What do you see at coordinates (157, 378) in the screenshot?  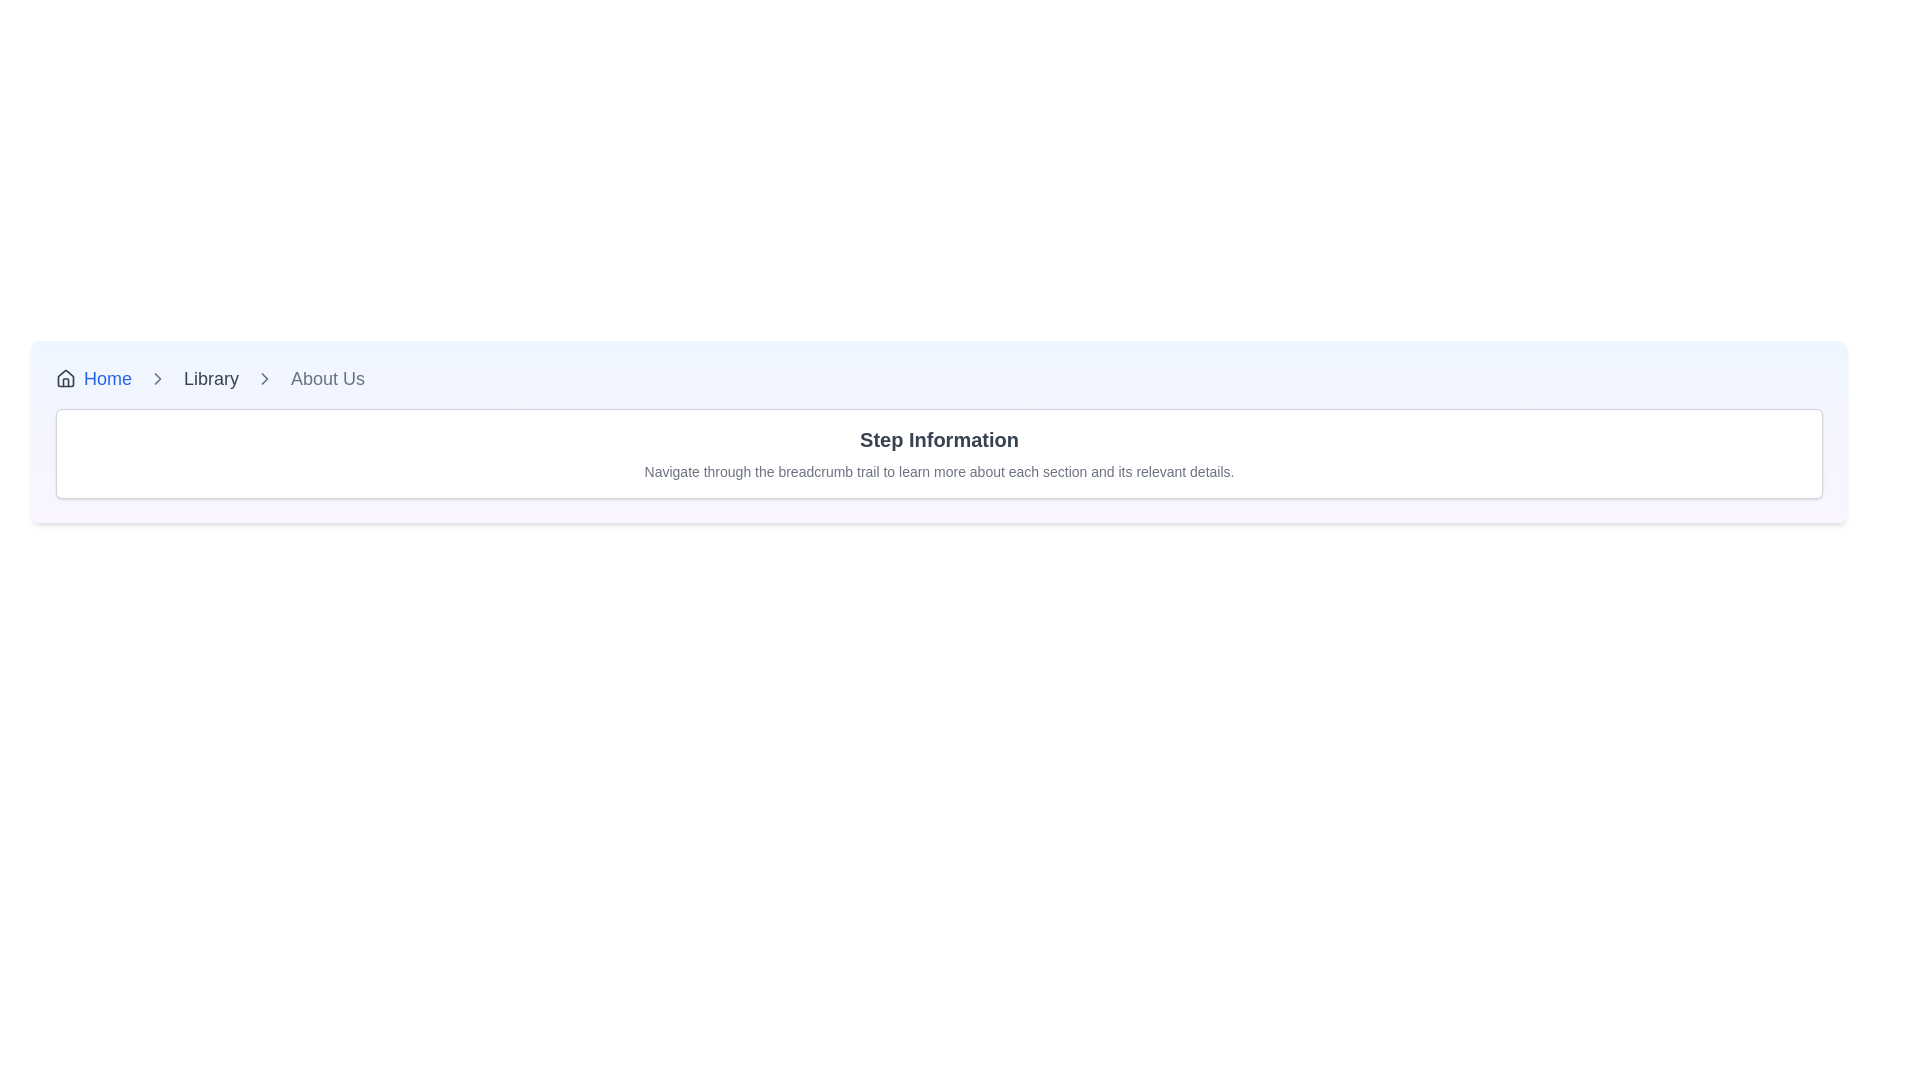 I see `the second chevron arrow icon in the breadcrumb navigation bar that separates 'Home' and 'Library'` at bounding box center [157, 378].